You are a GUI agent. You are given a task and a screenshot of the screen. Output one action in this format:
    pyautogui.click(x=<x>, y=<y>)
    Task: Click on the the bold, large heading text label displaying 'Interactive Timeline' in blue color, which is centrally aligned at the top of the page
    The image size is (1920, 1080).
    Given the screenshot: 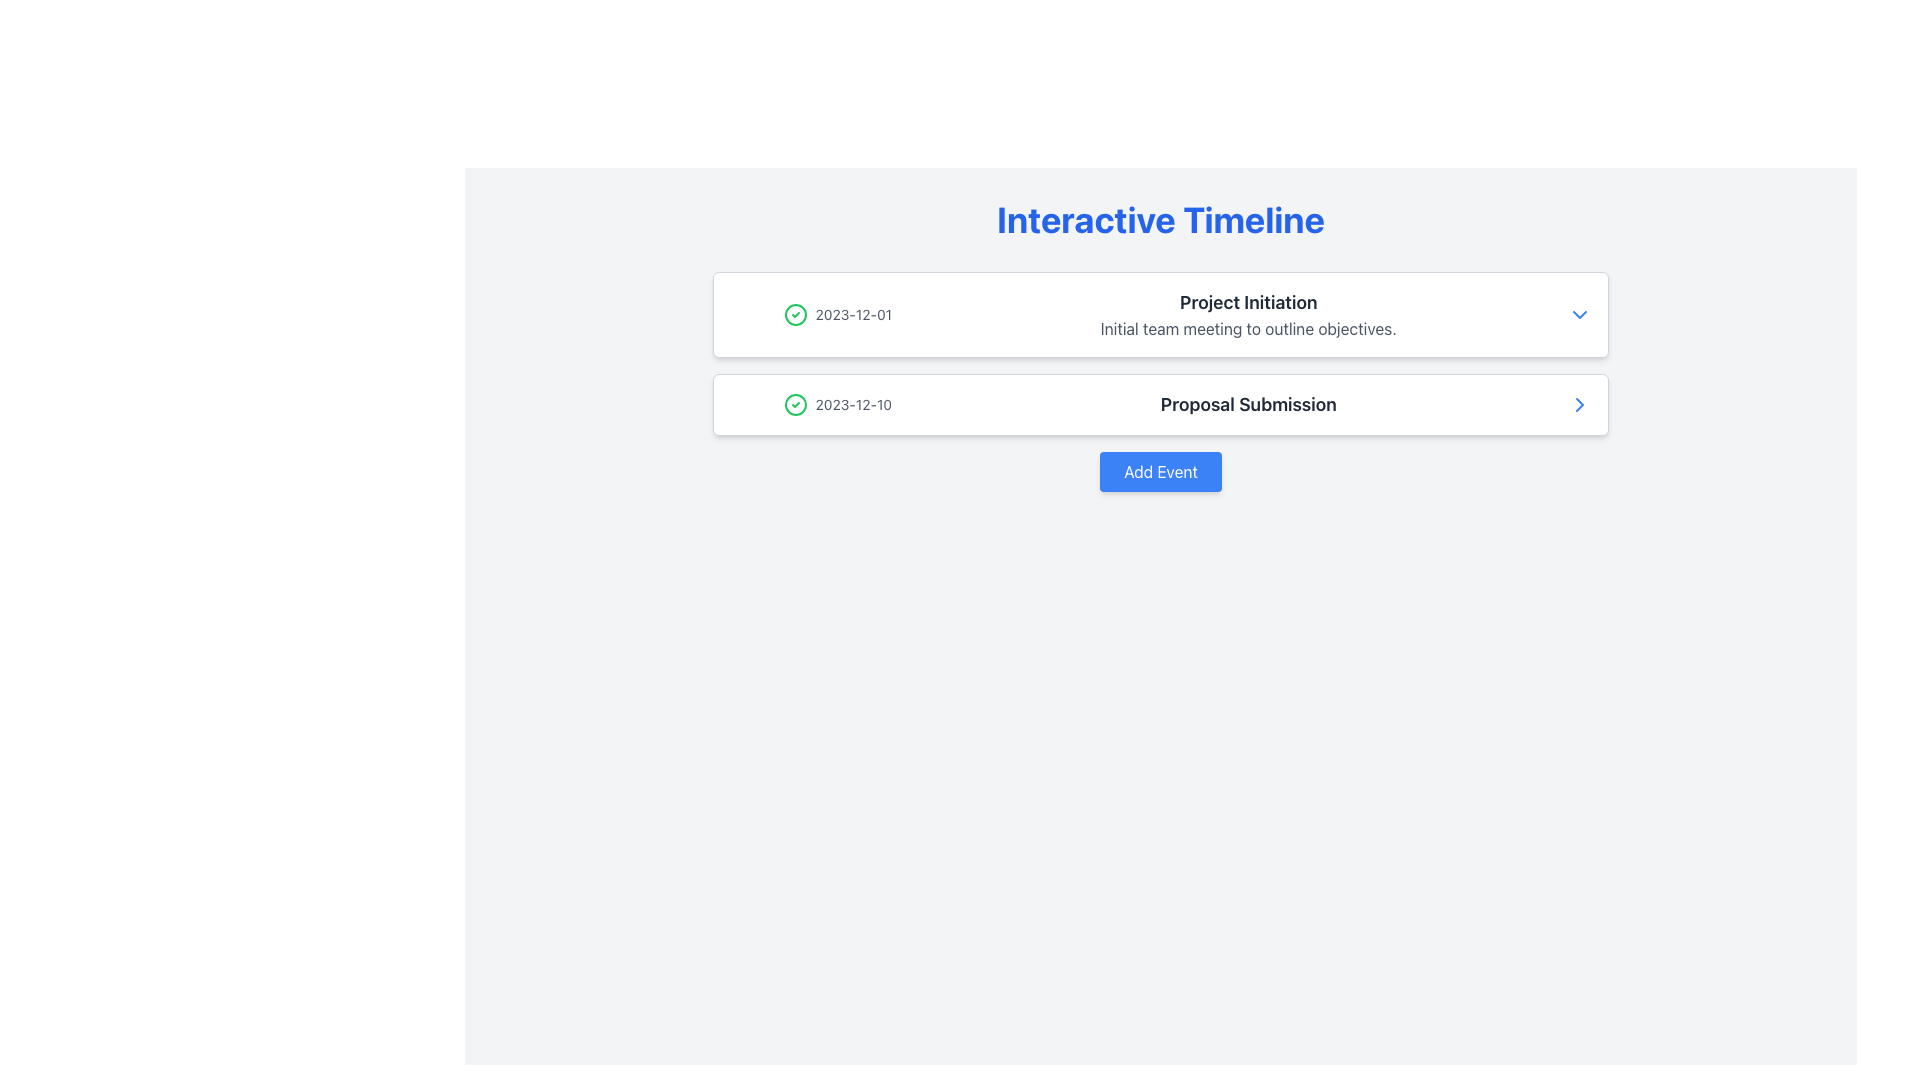 What is the action you would take?
    pyautogui.click(x=1161, y=219)
    